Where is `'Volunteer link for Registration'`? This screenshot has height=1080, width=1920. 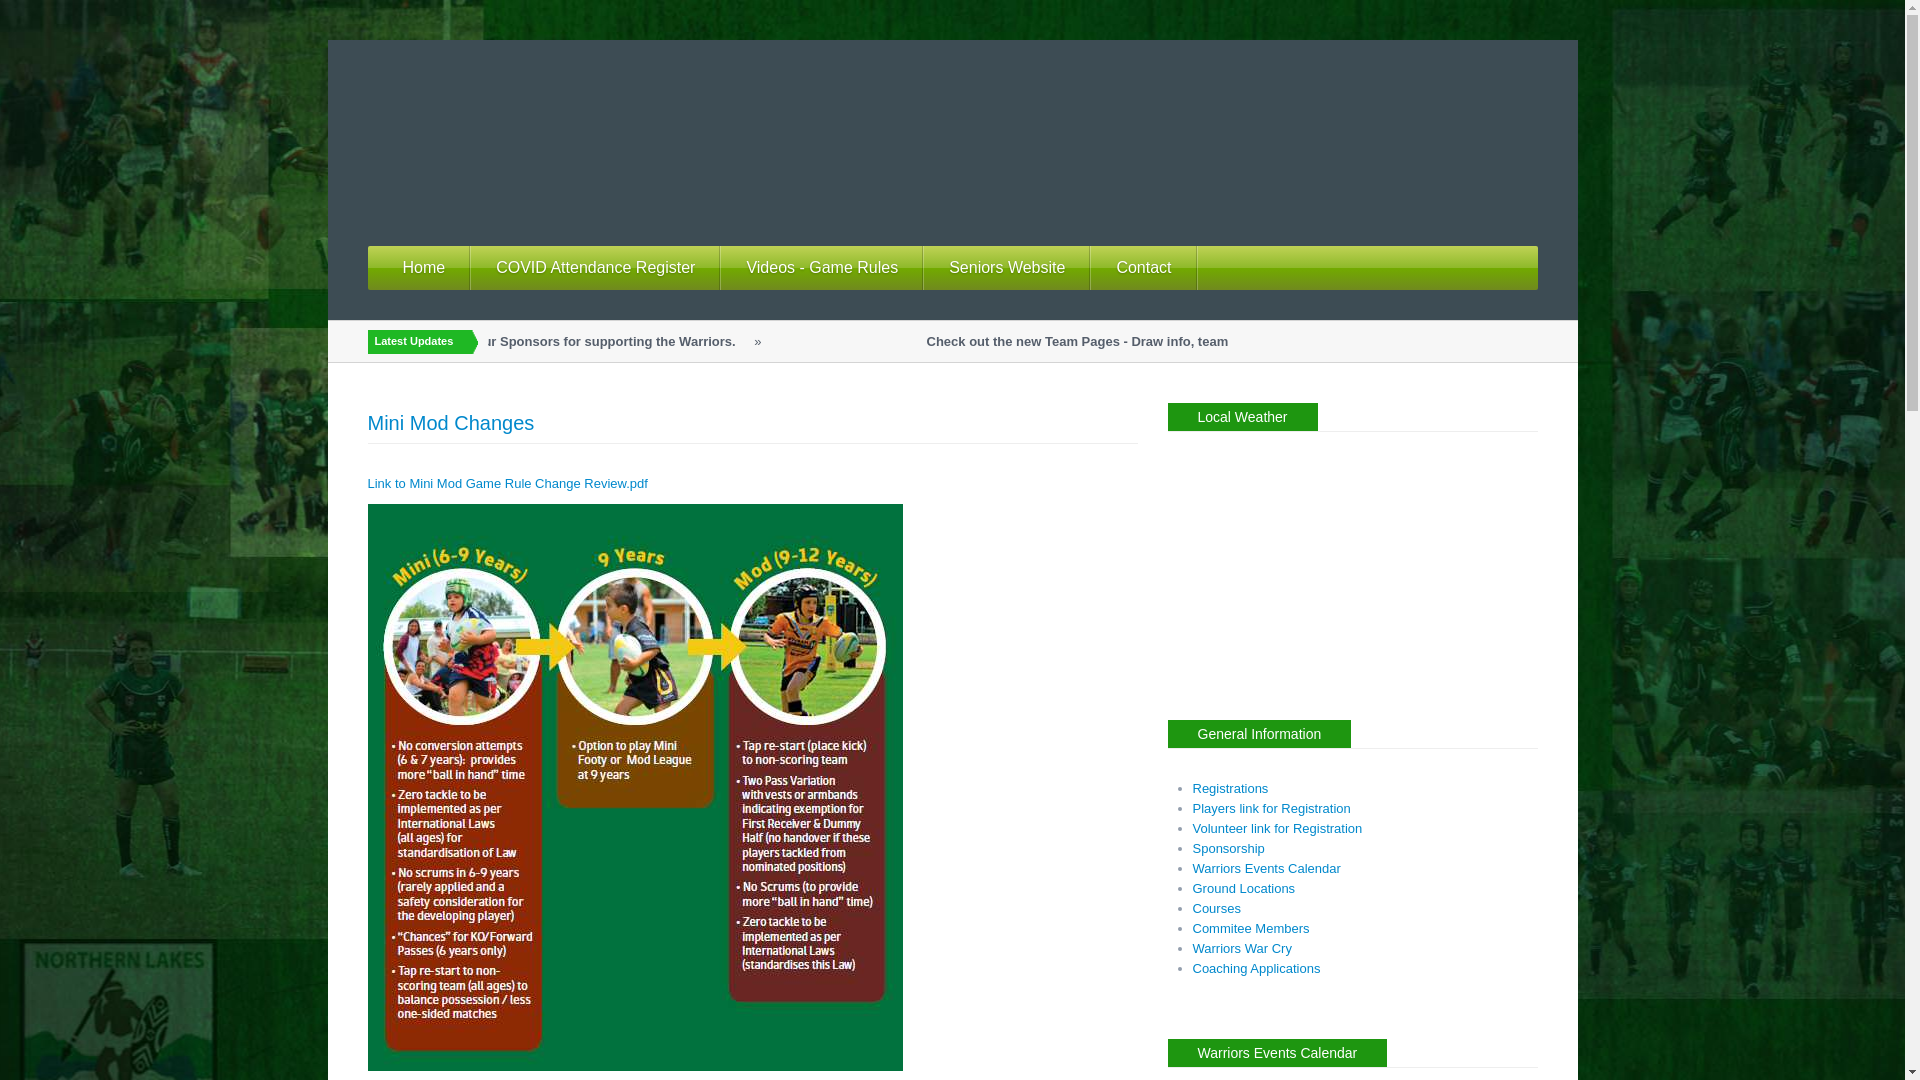
'Volunteer link for Registration' is located at coordinates (1275, 828).